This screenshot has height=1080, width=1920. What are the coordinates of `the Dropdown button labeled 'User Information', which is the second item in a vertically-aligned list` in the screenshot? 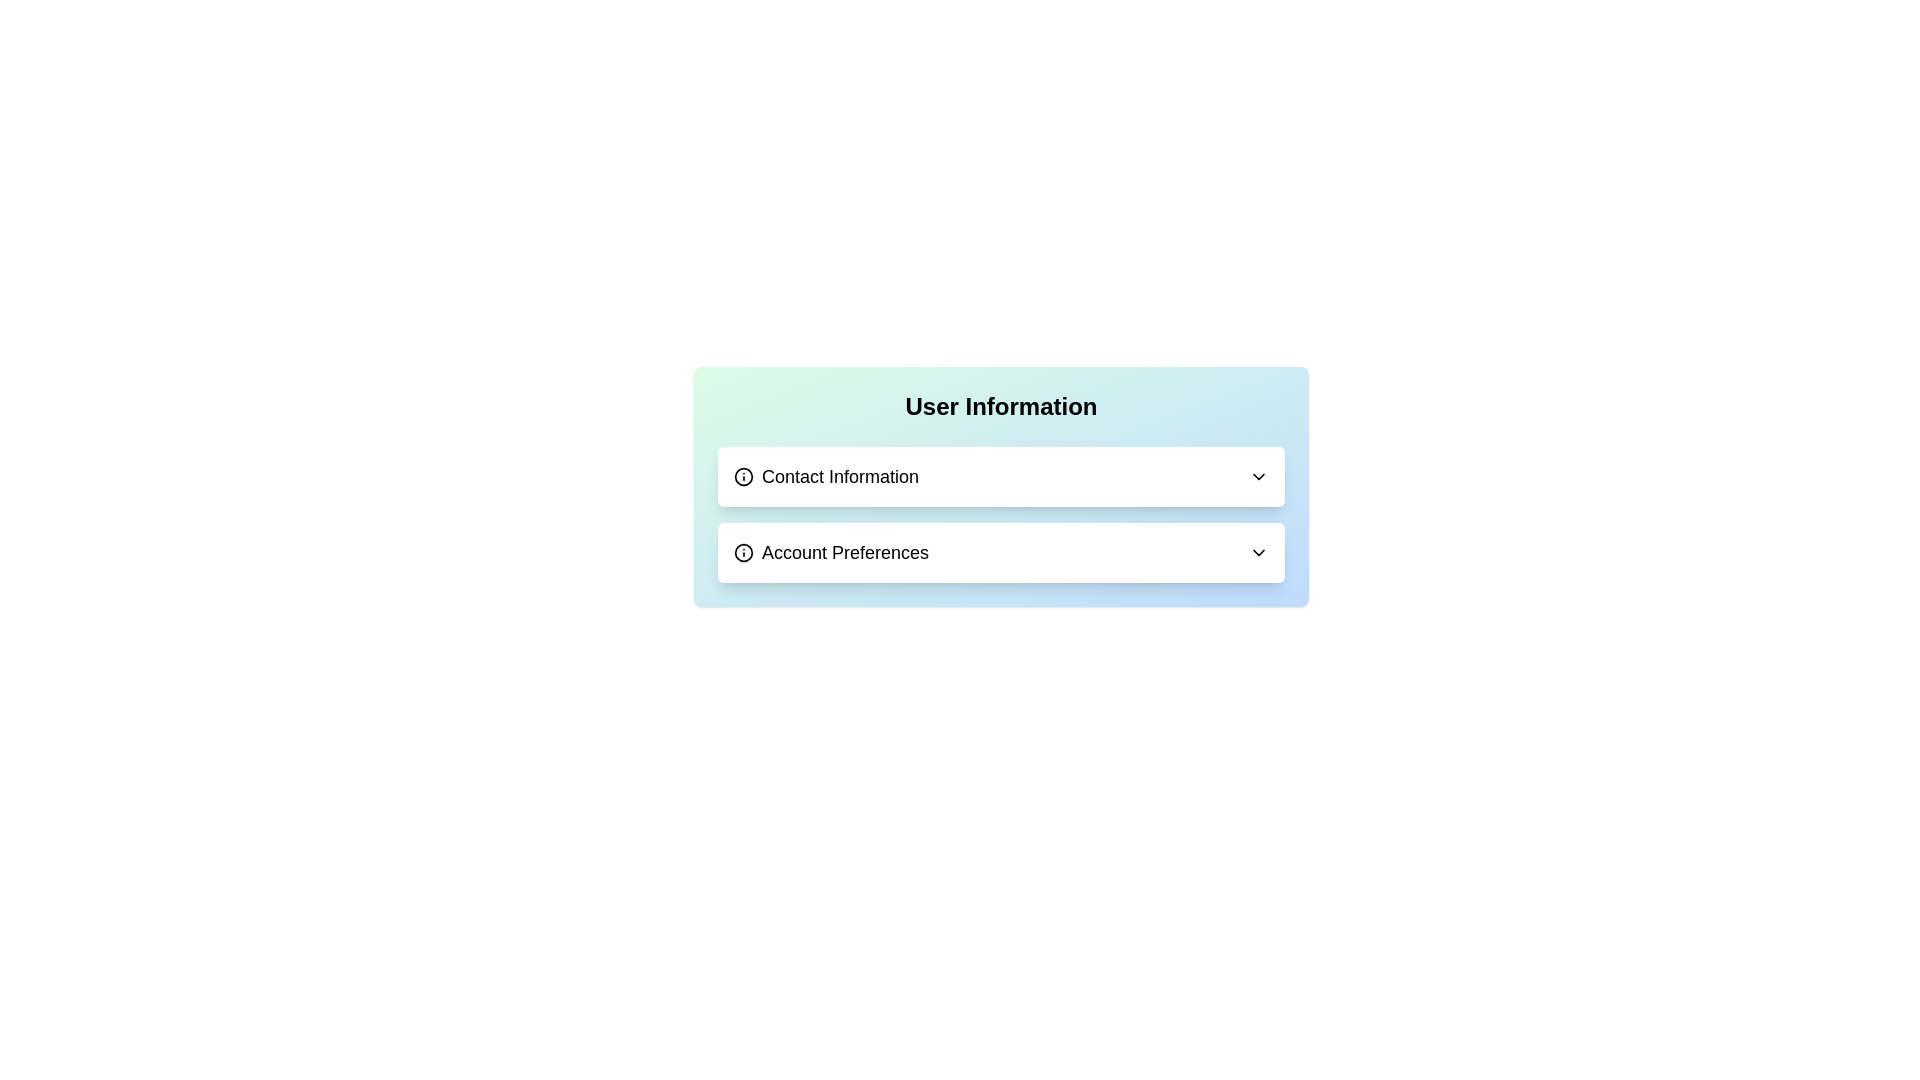 It's located at (1001, 552).